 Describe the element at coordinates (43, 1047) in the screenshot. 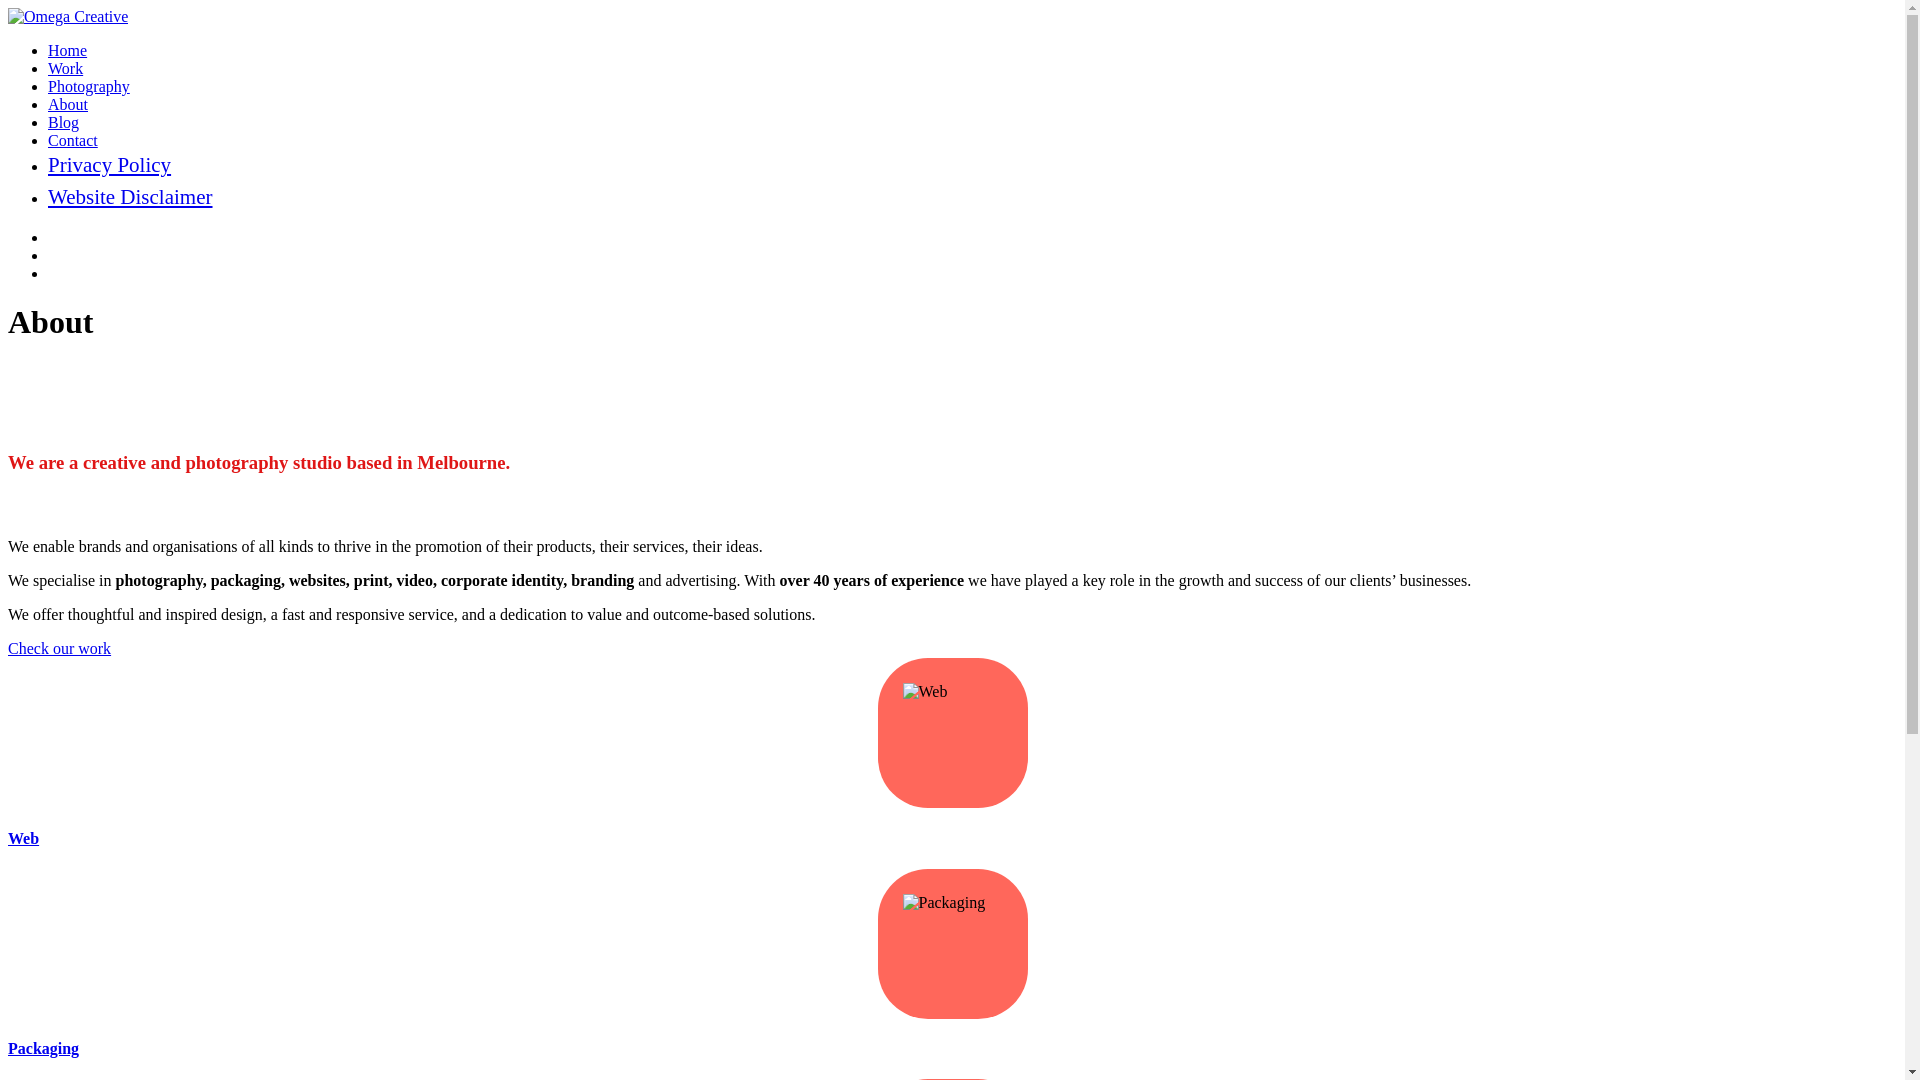

I see `'Packaging'` at that location.